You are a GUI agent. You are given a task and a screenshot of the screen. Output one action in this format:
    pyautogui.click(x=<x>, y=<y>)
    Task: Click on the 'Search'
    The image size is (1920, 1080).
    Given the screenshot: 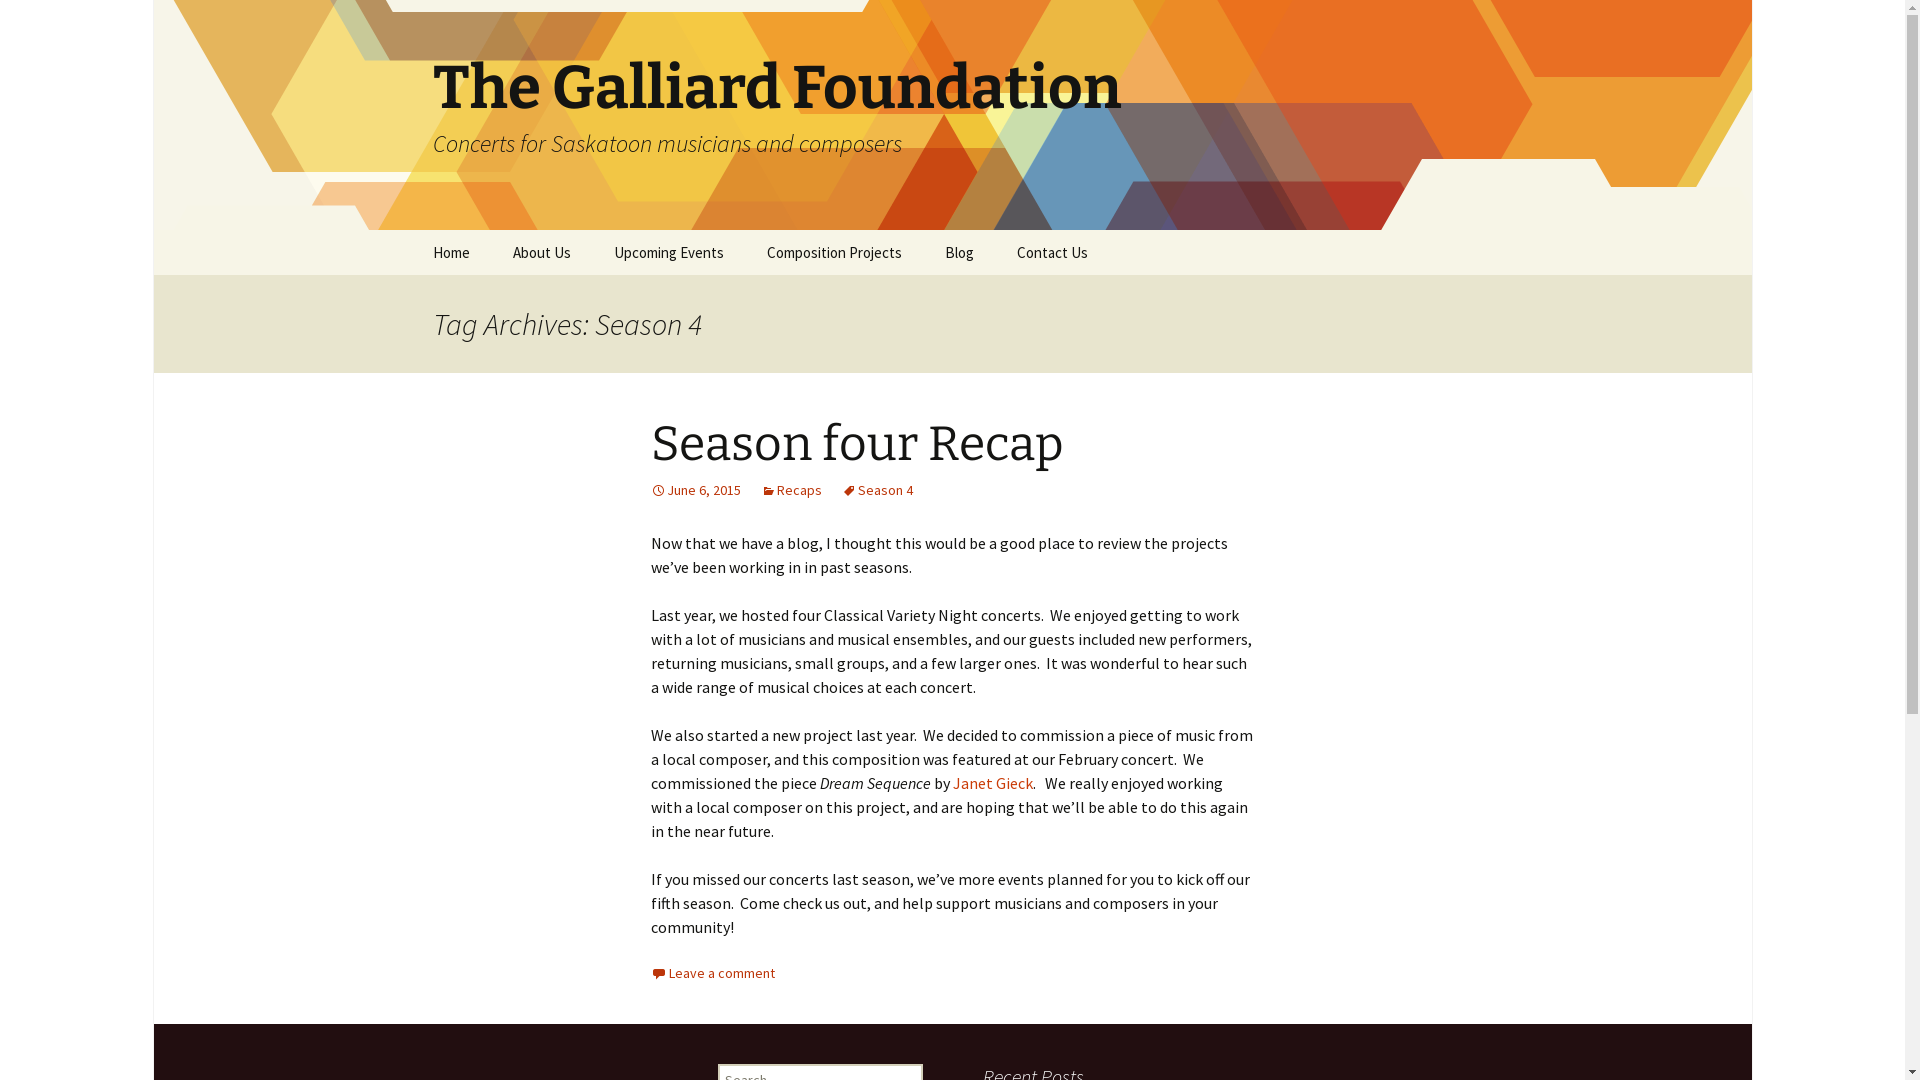 What is the action you would take?
    pyautogui.click(x=44, y=20)
    